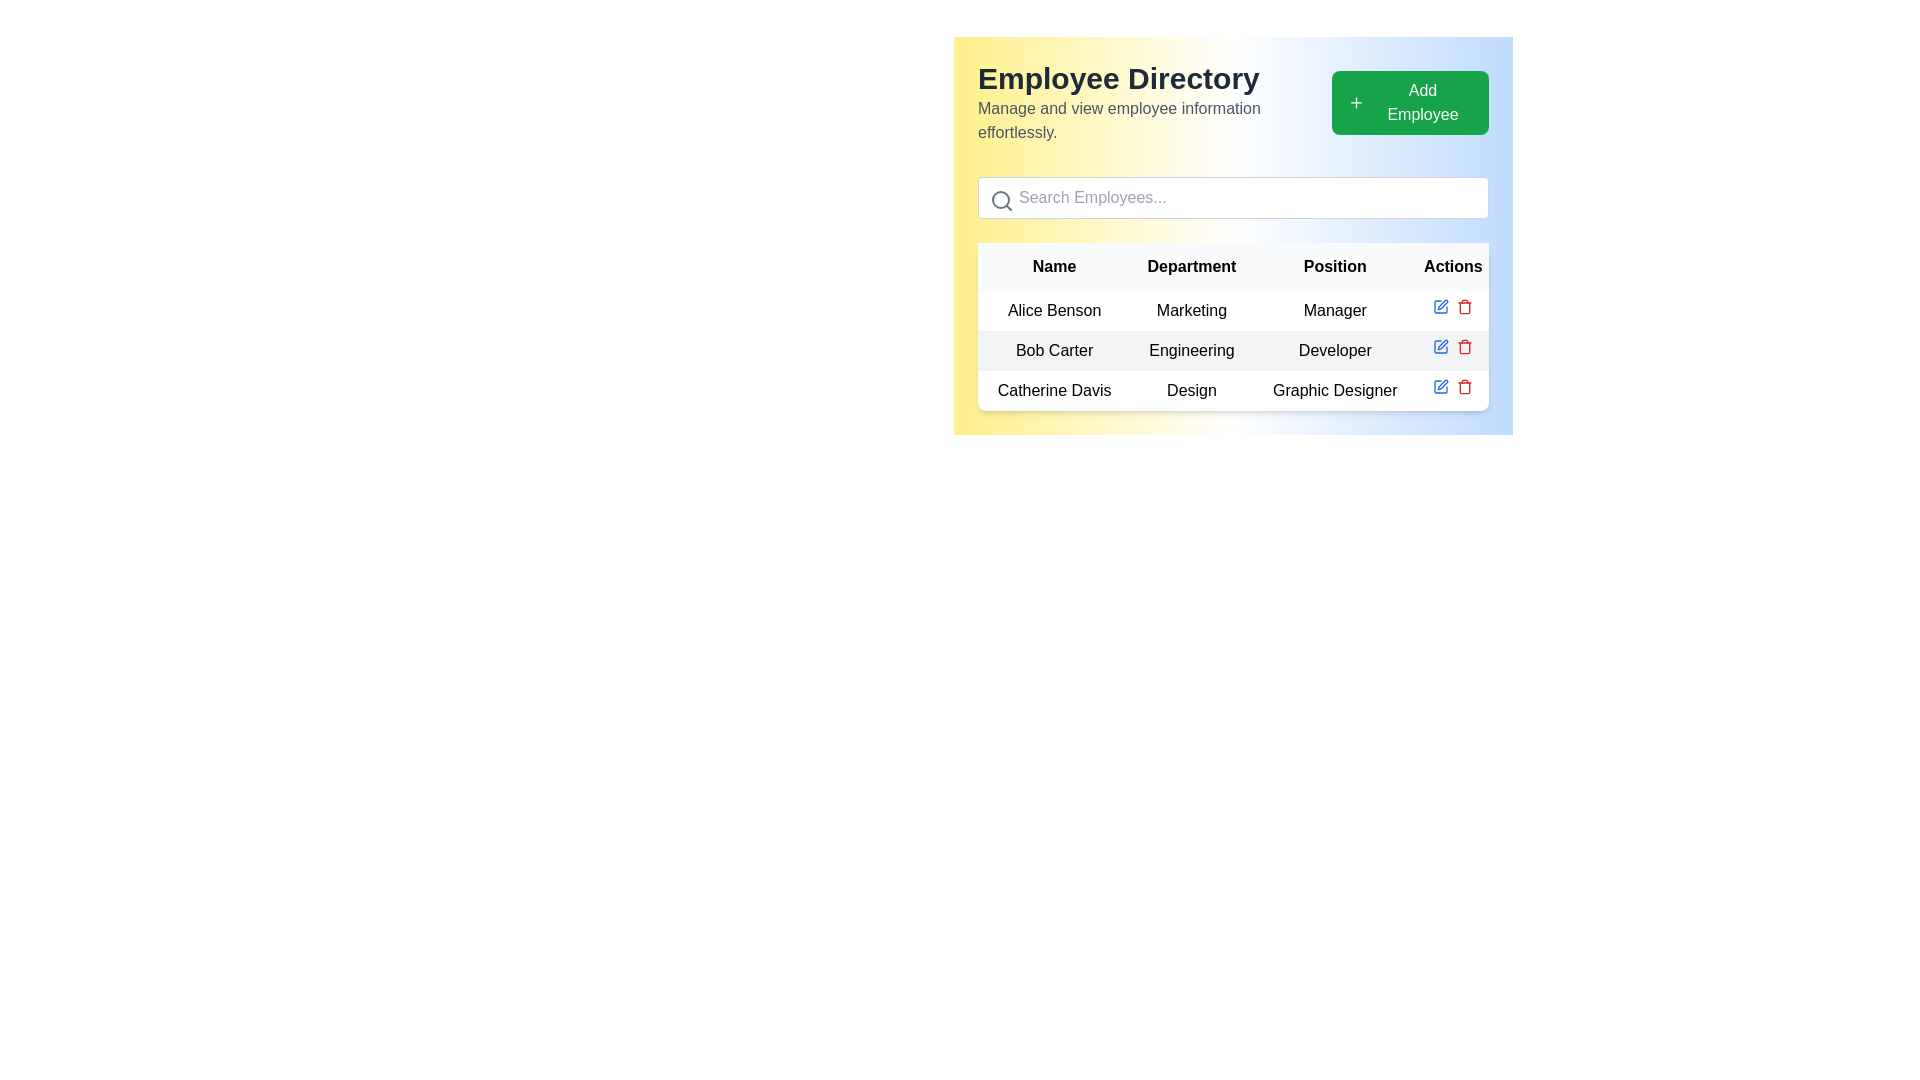 Image resolution: width=1920 pixels, height=1080 pixels. I want to click on the delete button in the 'Actions' column for the row corresponding to 'Bob Carter', so click(1465, 346).